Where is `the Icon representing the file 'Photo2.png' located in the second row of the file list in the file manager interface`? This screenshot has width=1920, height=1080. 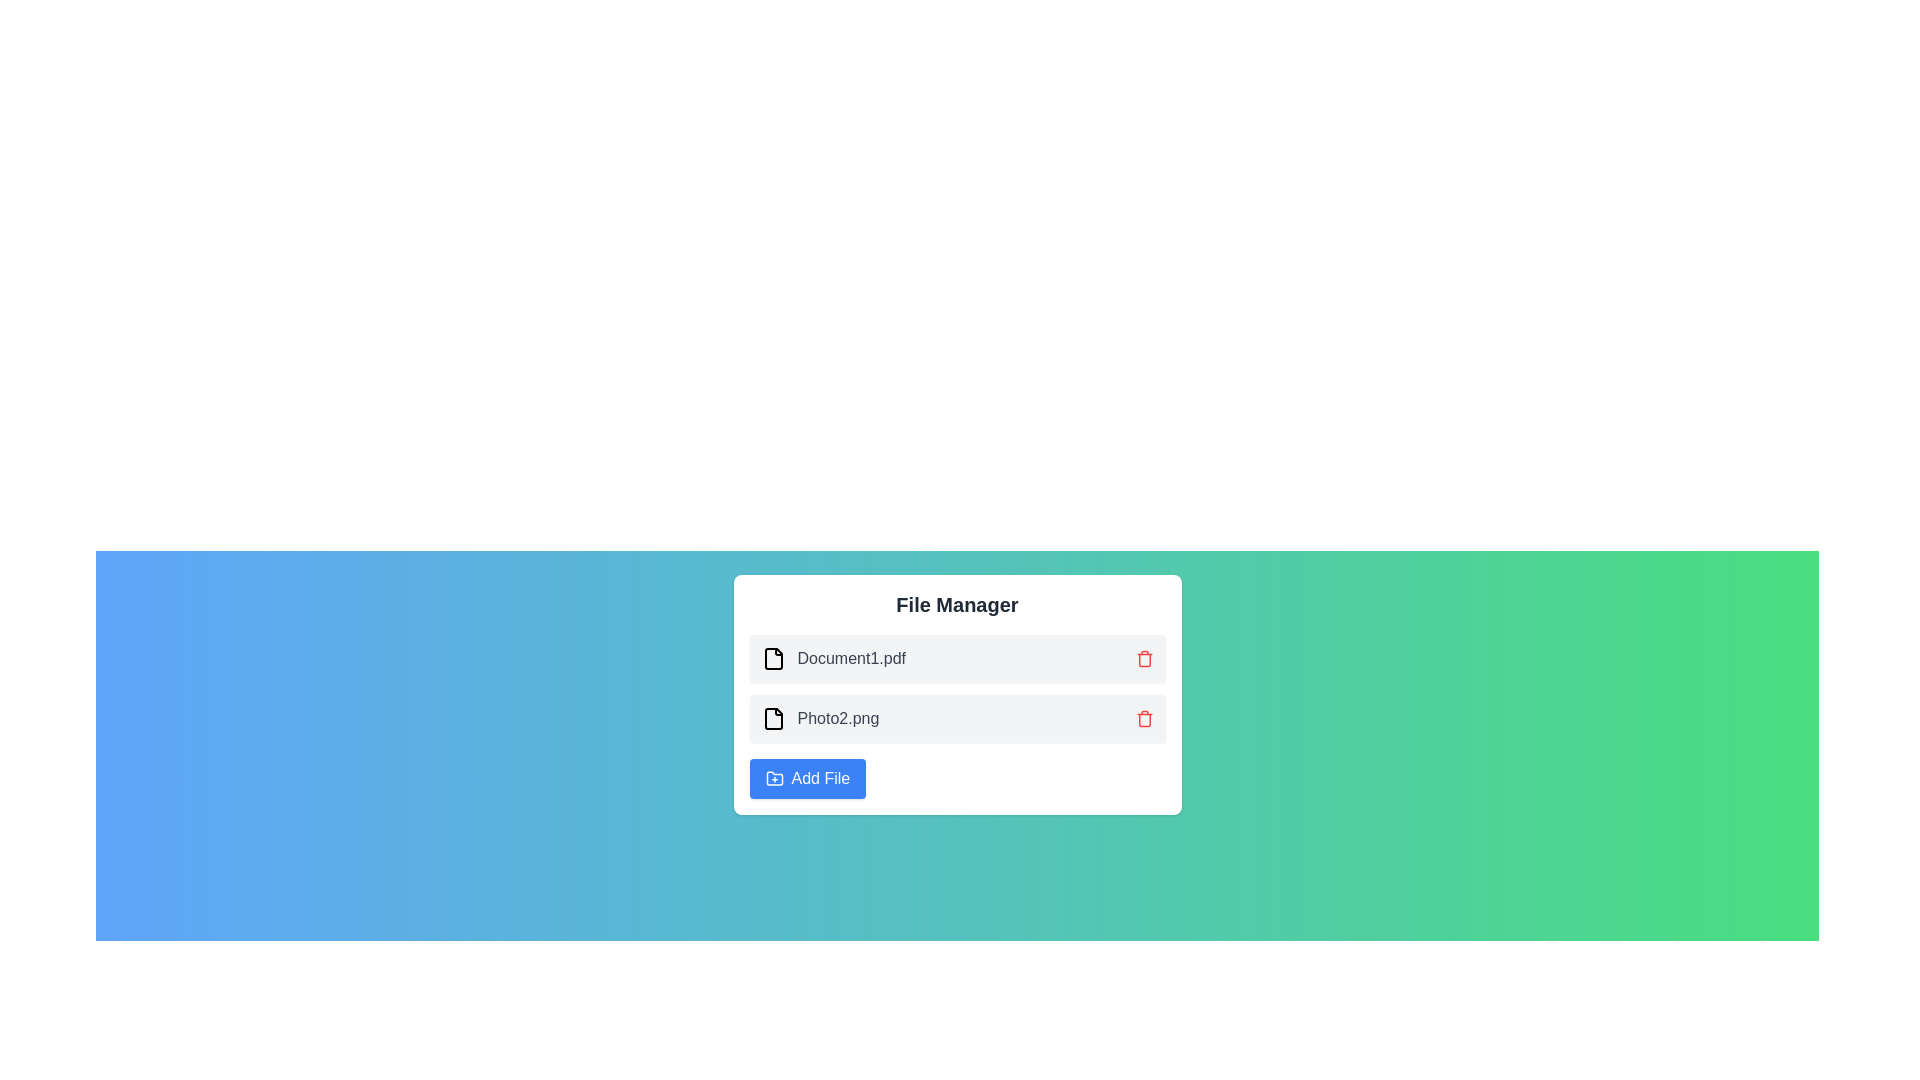 the Icon representing the file 'Photo2.png' located in the second row of the file list in the file manager interface is located at coordinates (772, 717).